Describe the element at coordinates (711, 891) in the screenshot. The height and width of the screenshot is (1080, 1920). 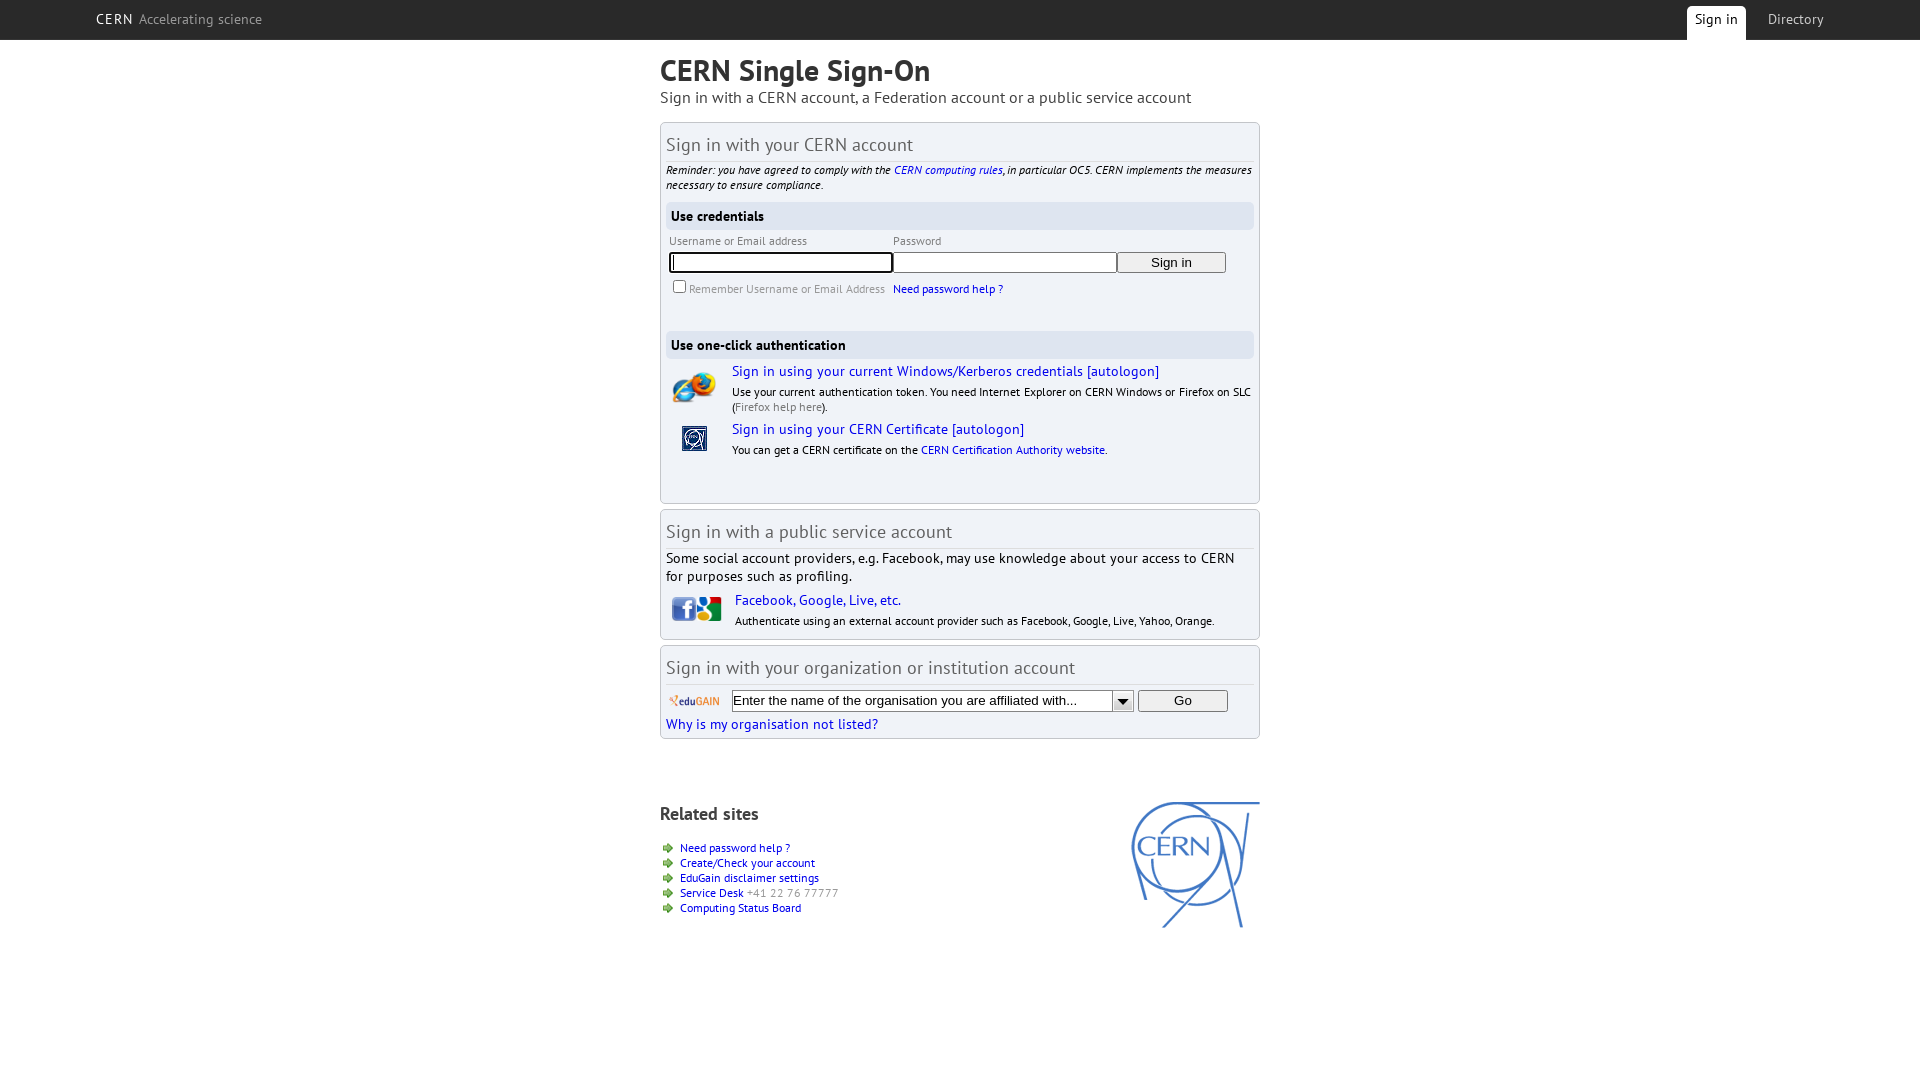
I see `'Service Desk'` at that location.